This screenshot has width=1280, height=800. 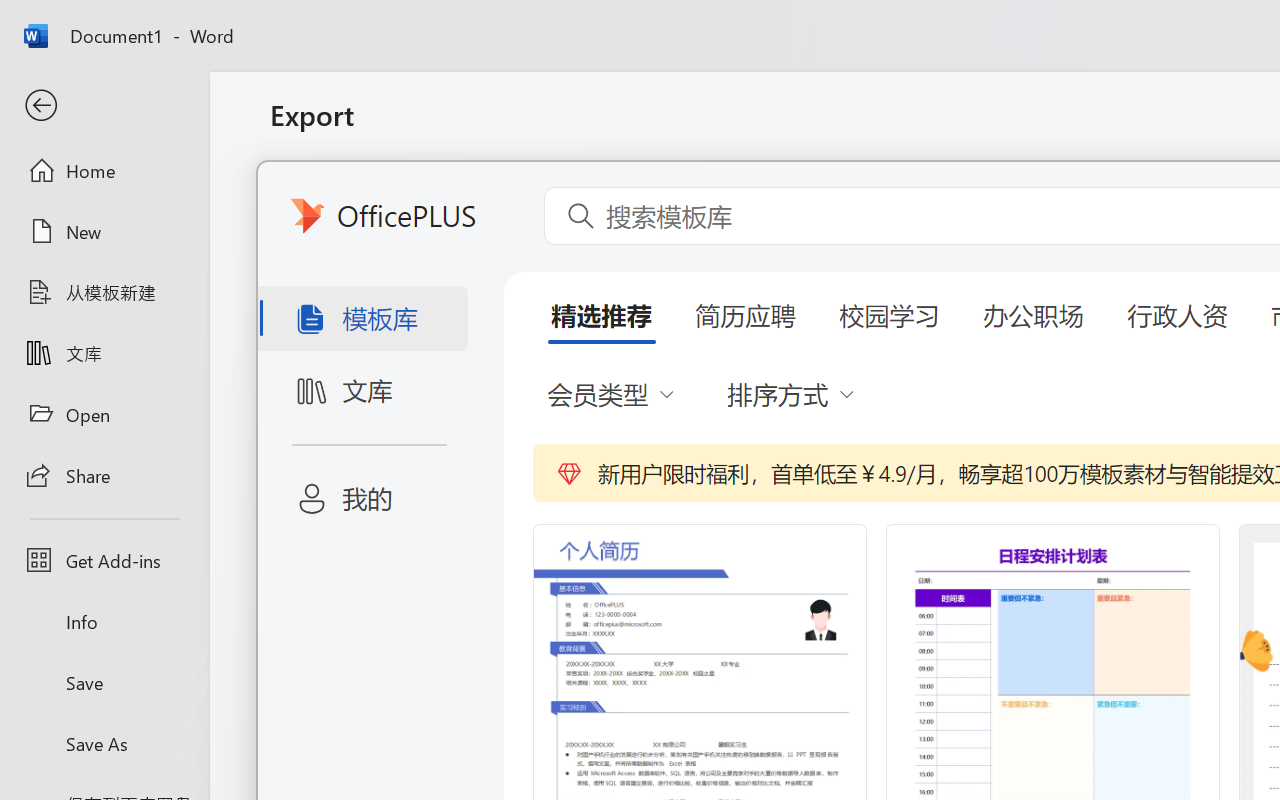 I want to click on 'Info', so click(x=103, y=621).